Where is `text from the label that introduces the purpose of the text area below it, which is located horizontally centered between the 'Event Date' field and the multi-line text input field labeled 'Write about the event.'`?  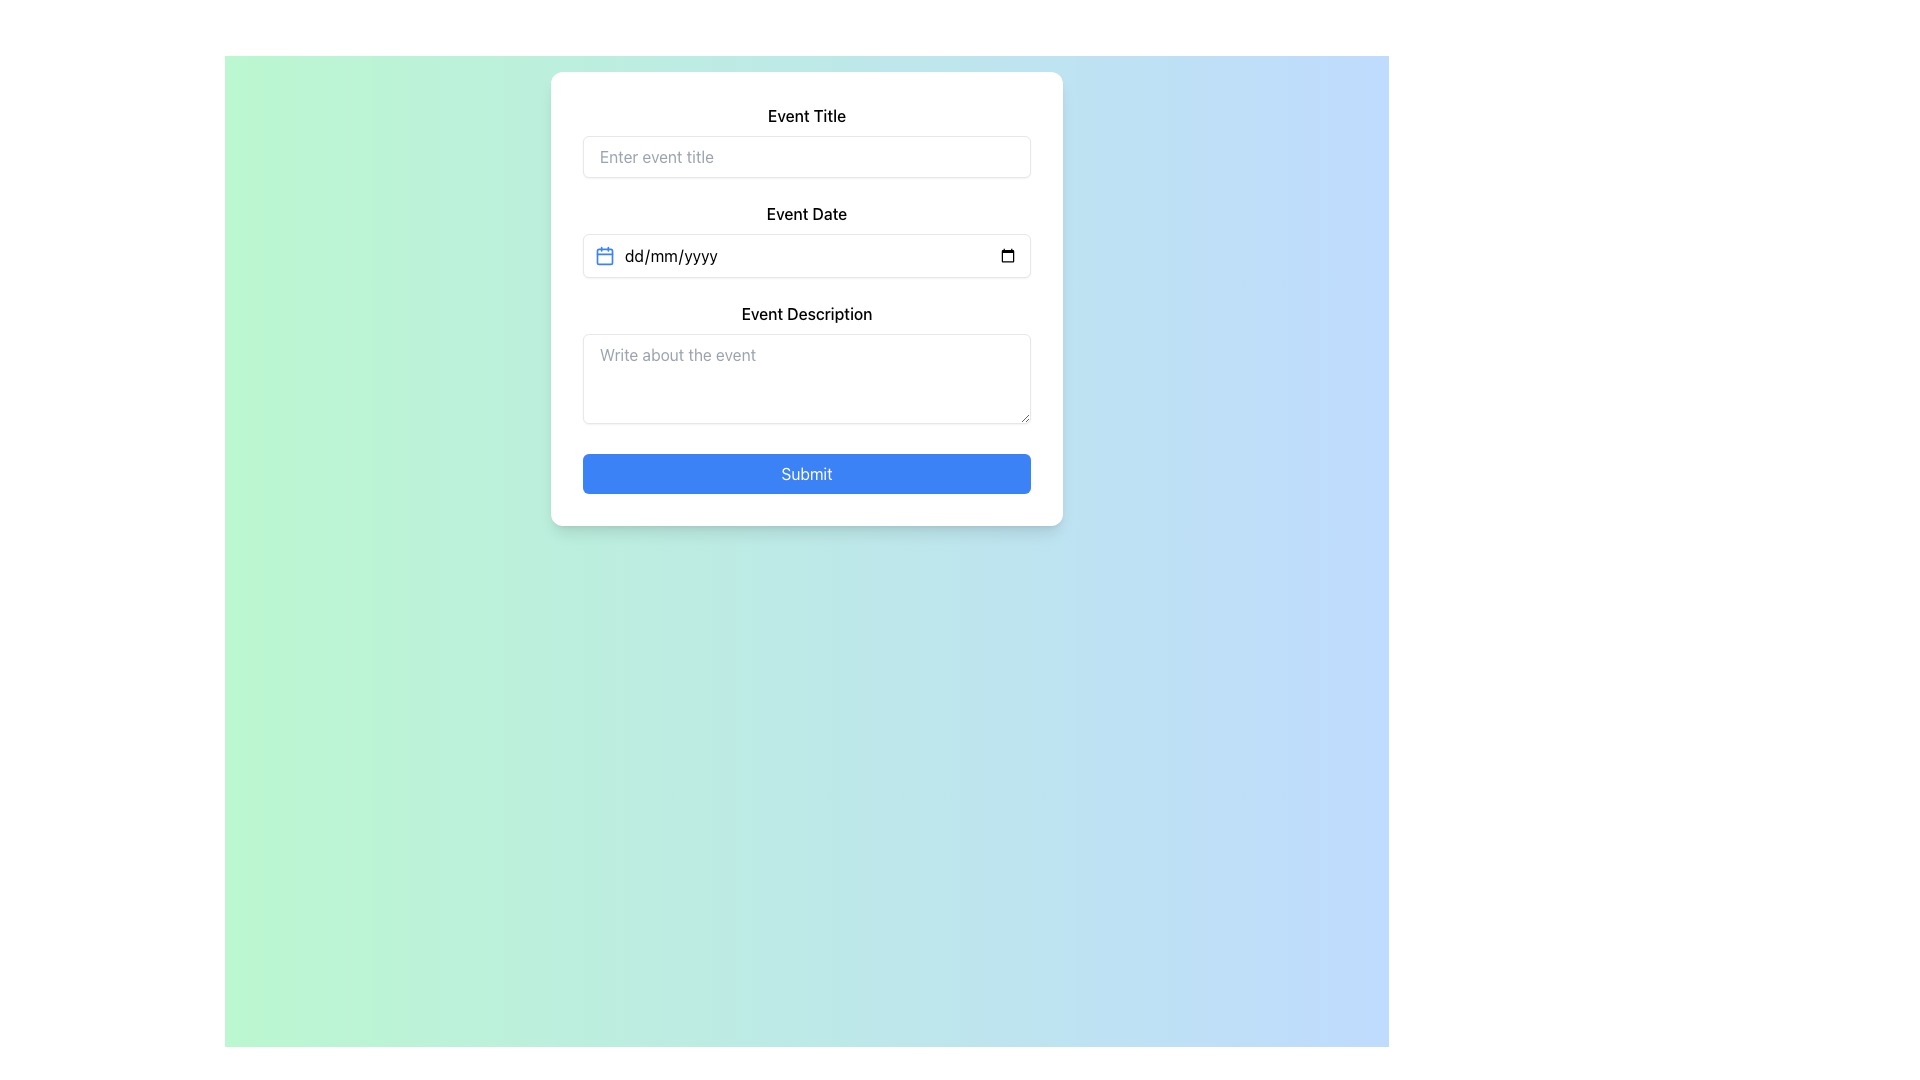
text from the label that introduces the purpose of the text area below it, which is located horizontally centered between the 'Event Date' field and the multi-line text input field labeled 'Write about the event.' is located at coordinates (806, 313).